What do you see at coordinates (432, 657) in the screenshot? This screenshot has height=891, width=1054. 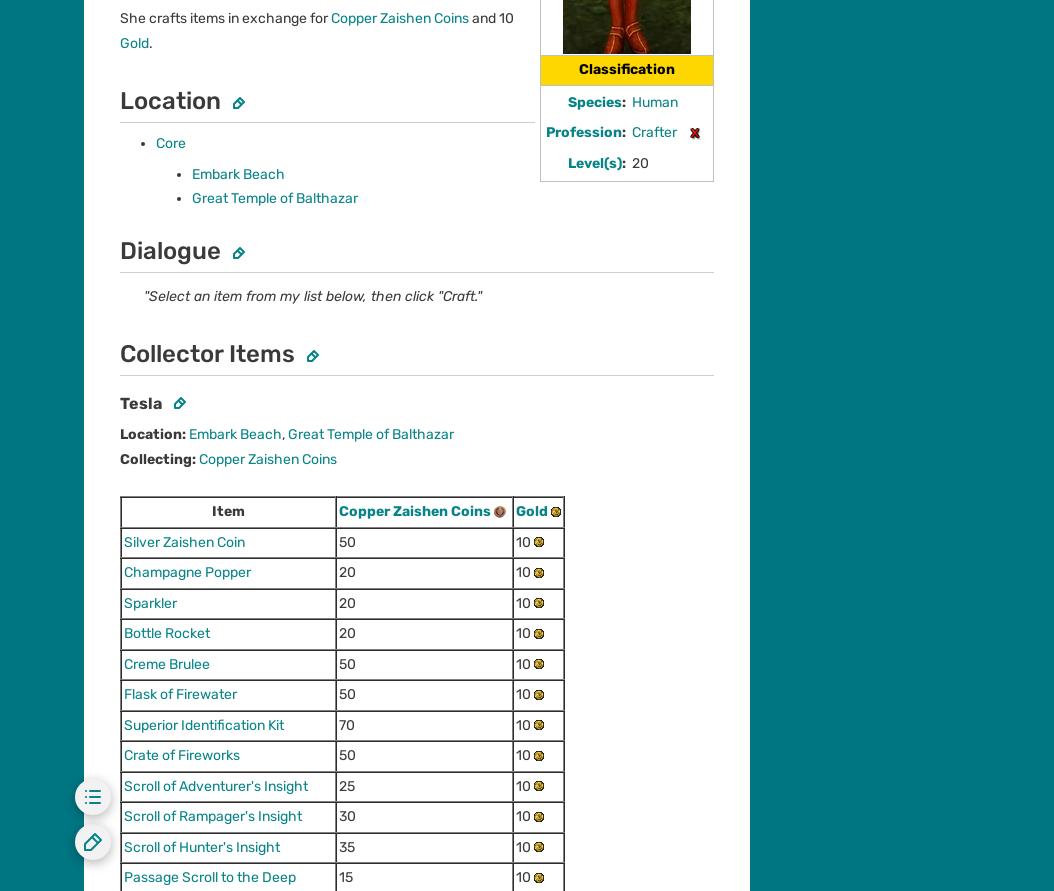 I see `'Do Not Sell or Share My Personal Information'` at bounding box center [432, 657].